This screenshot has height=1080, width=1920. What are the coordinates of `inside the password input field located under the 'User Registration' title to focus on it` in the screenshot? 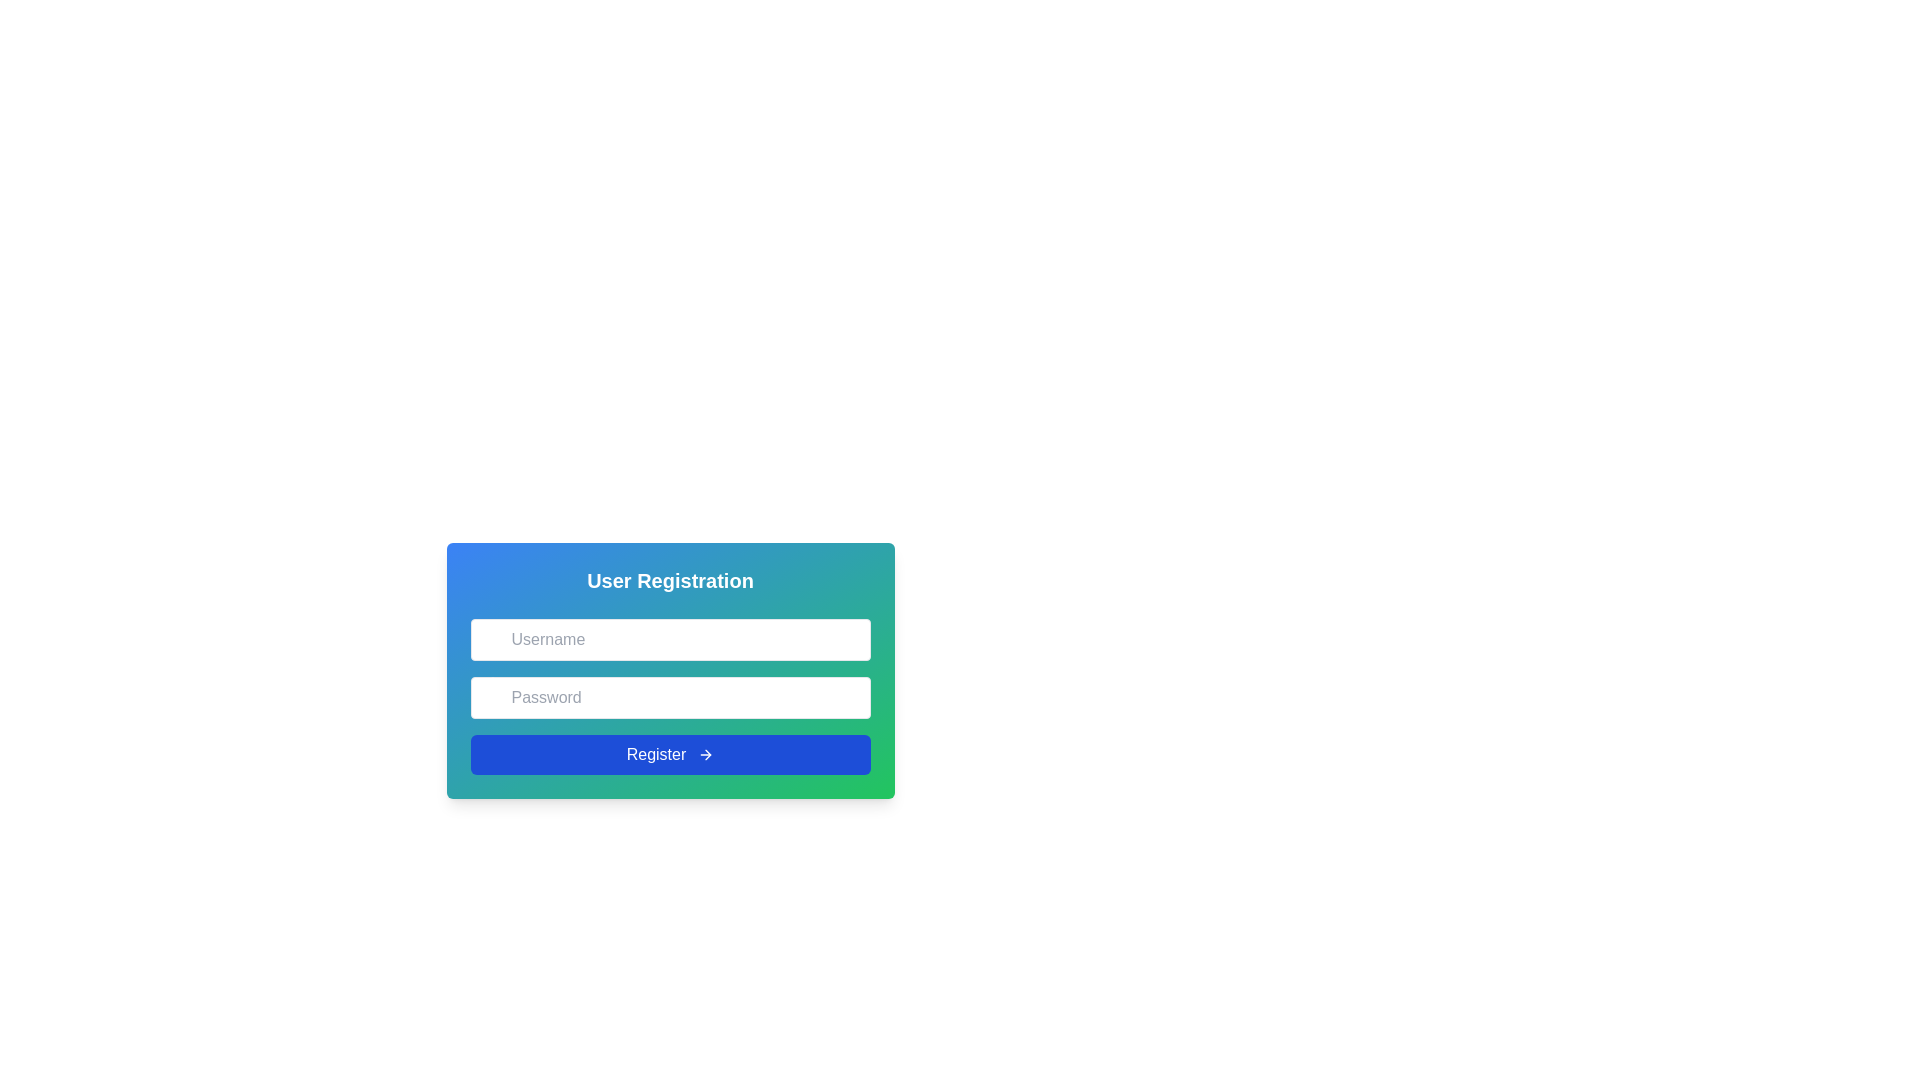 It's located at (670, 697).